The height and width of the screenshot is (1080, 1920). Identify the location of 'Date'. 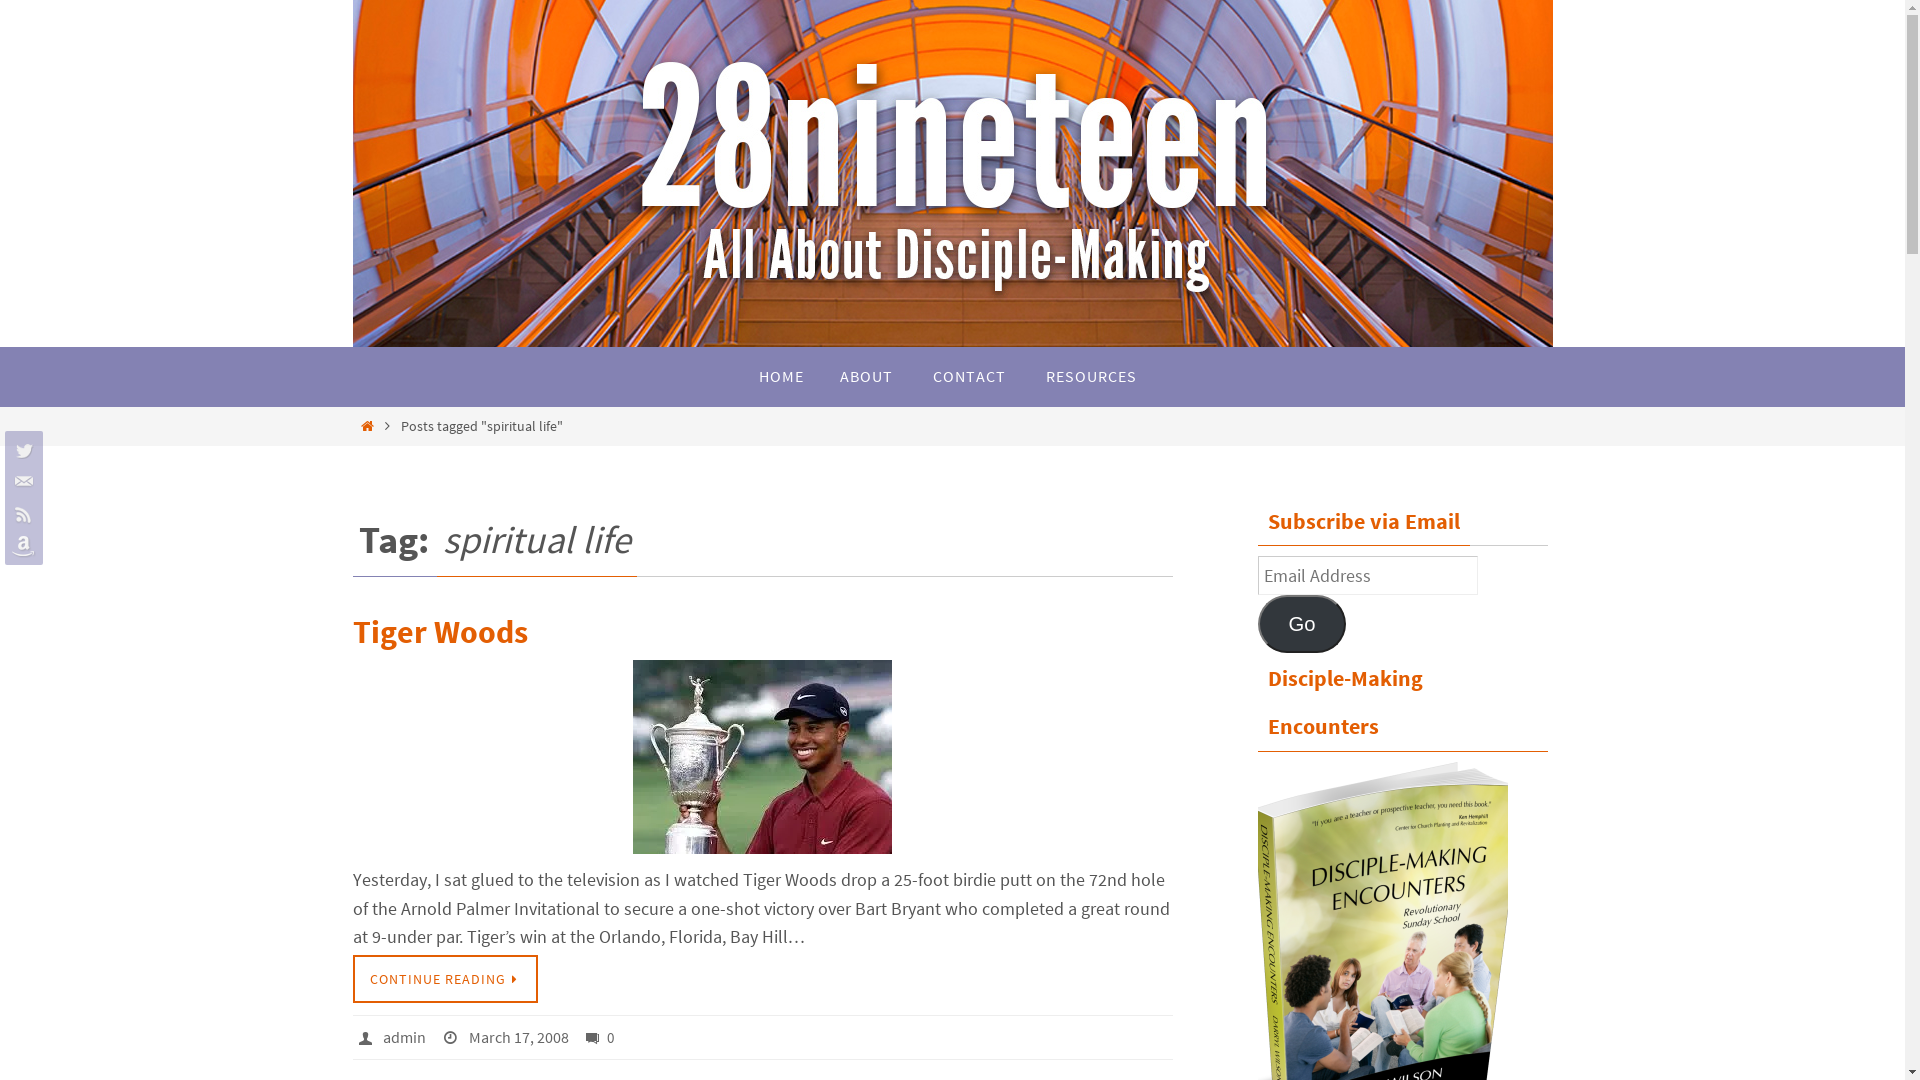
(452, 1036).